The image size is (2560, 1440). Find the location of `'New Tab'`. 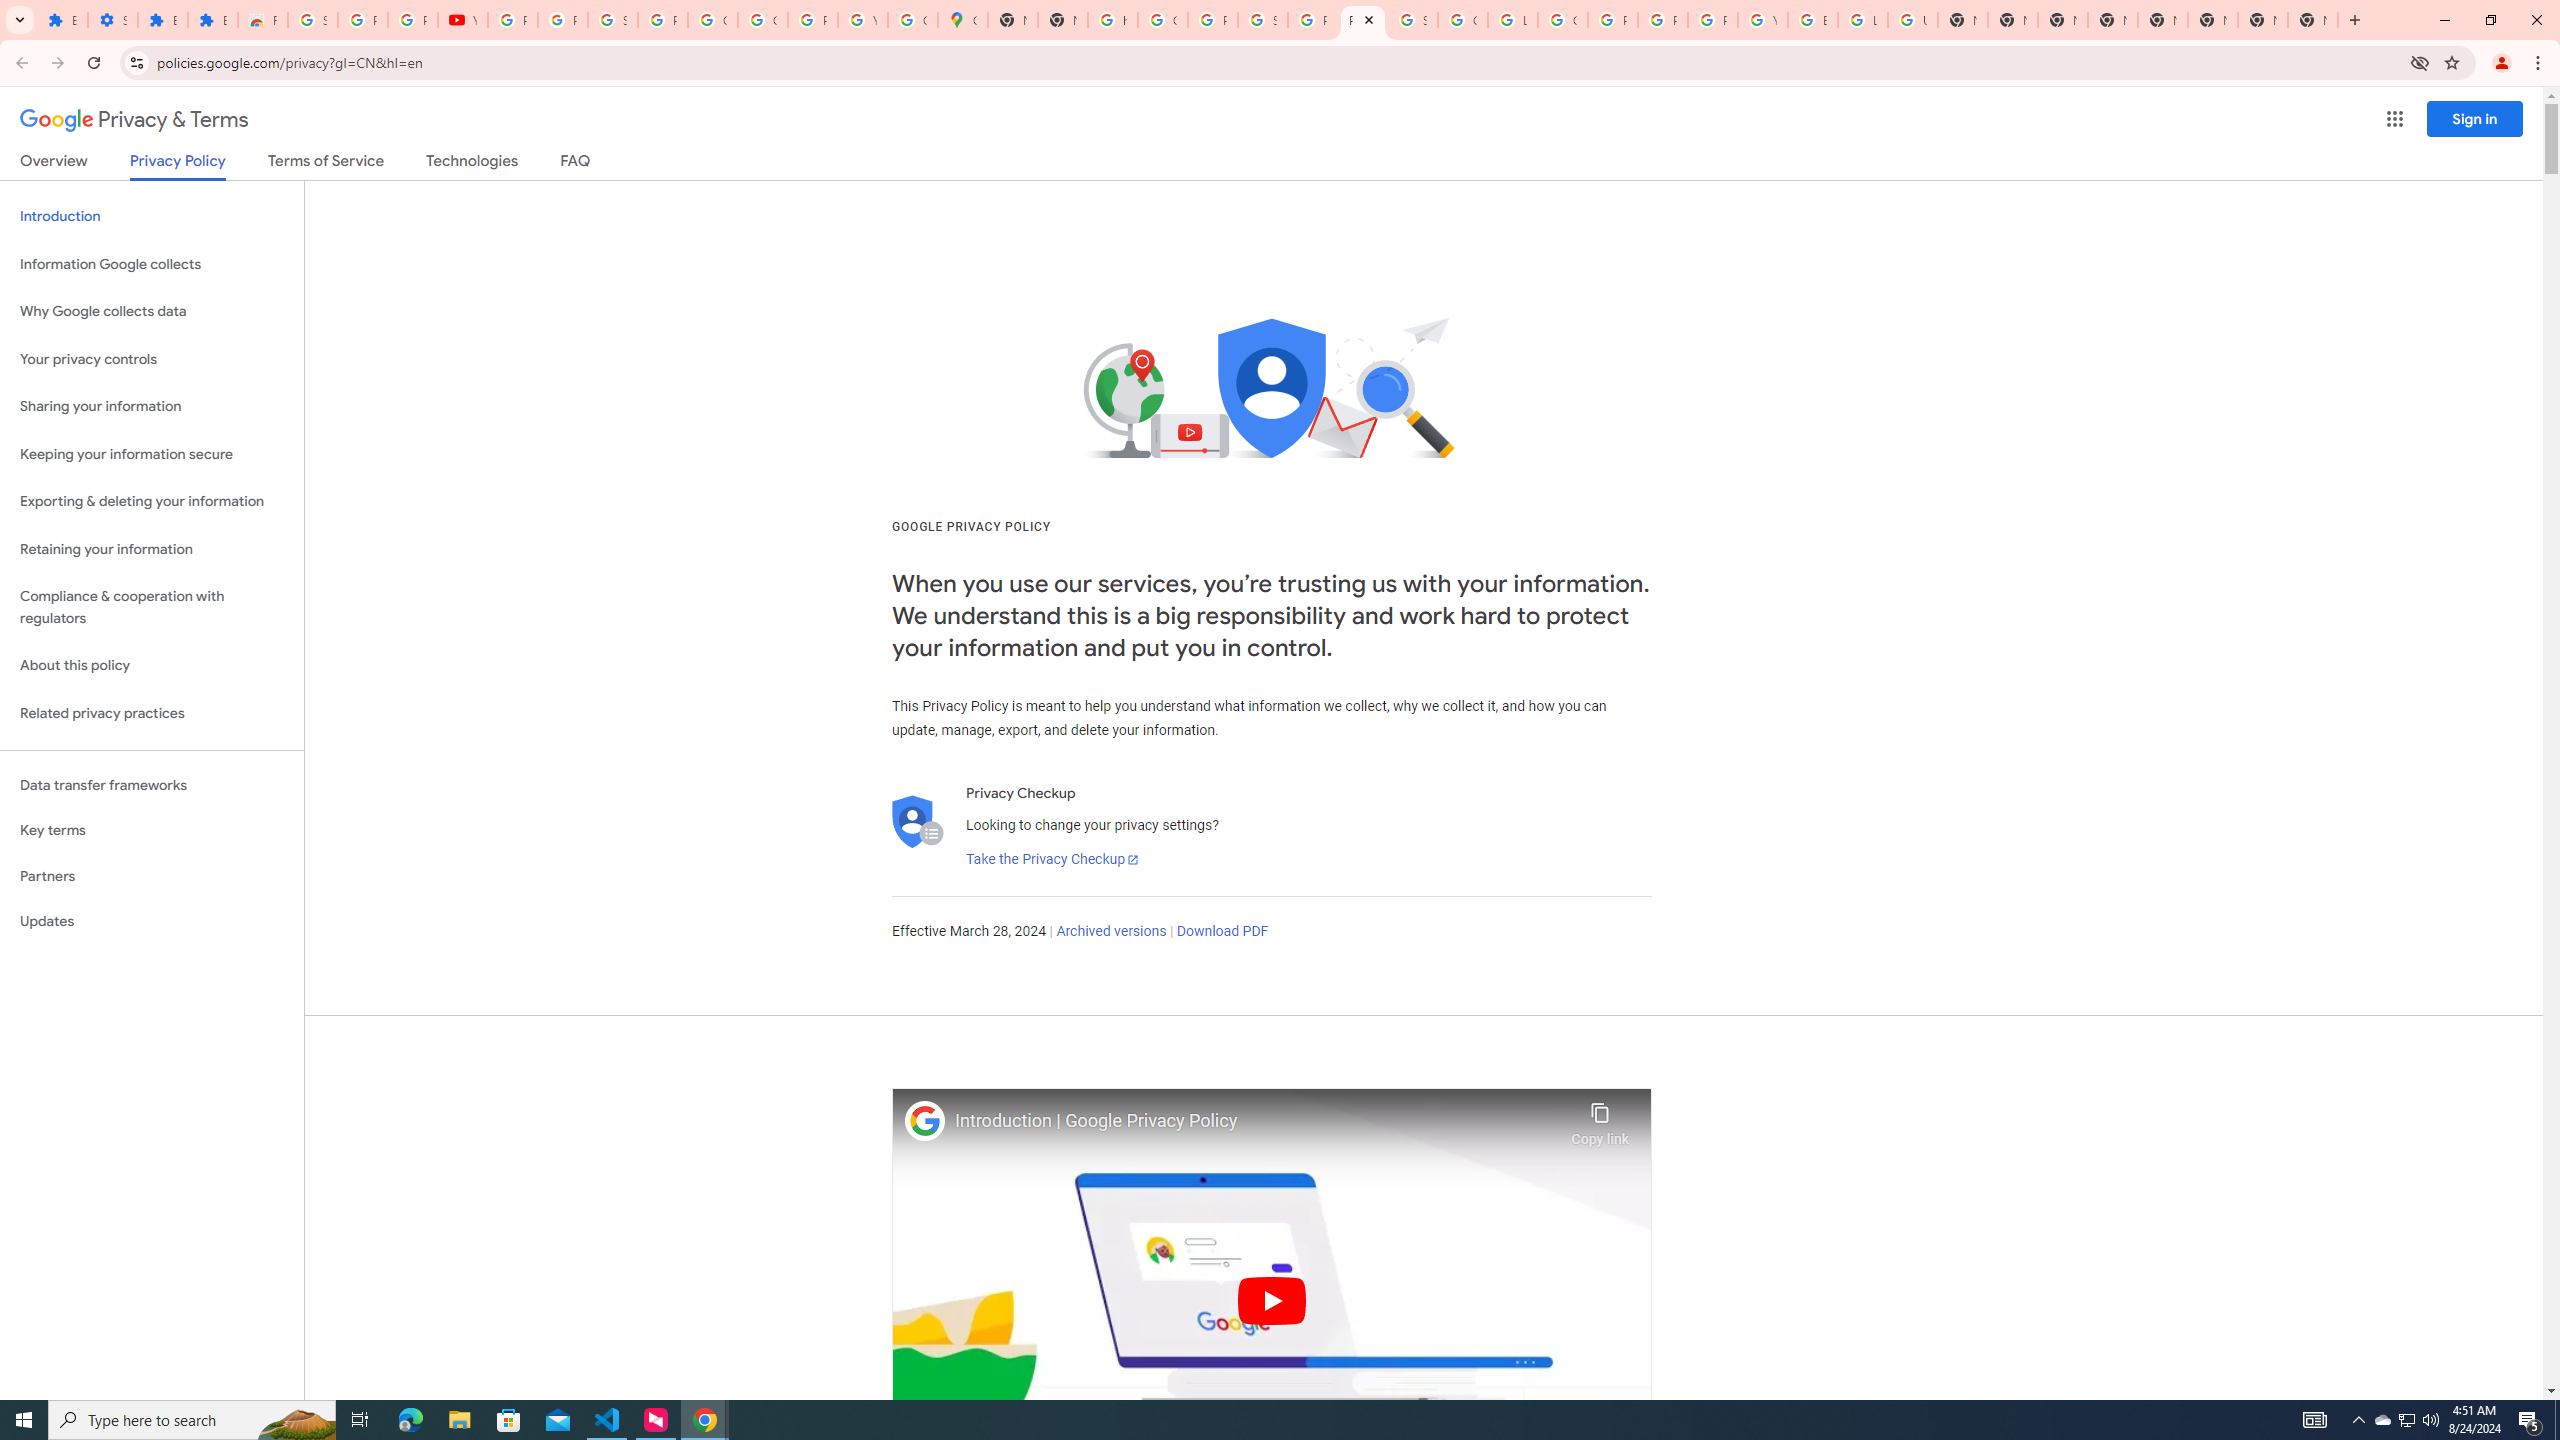

'New Tab' is located at coordinates (2311, 19).